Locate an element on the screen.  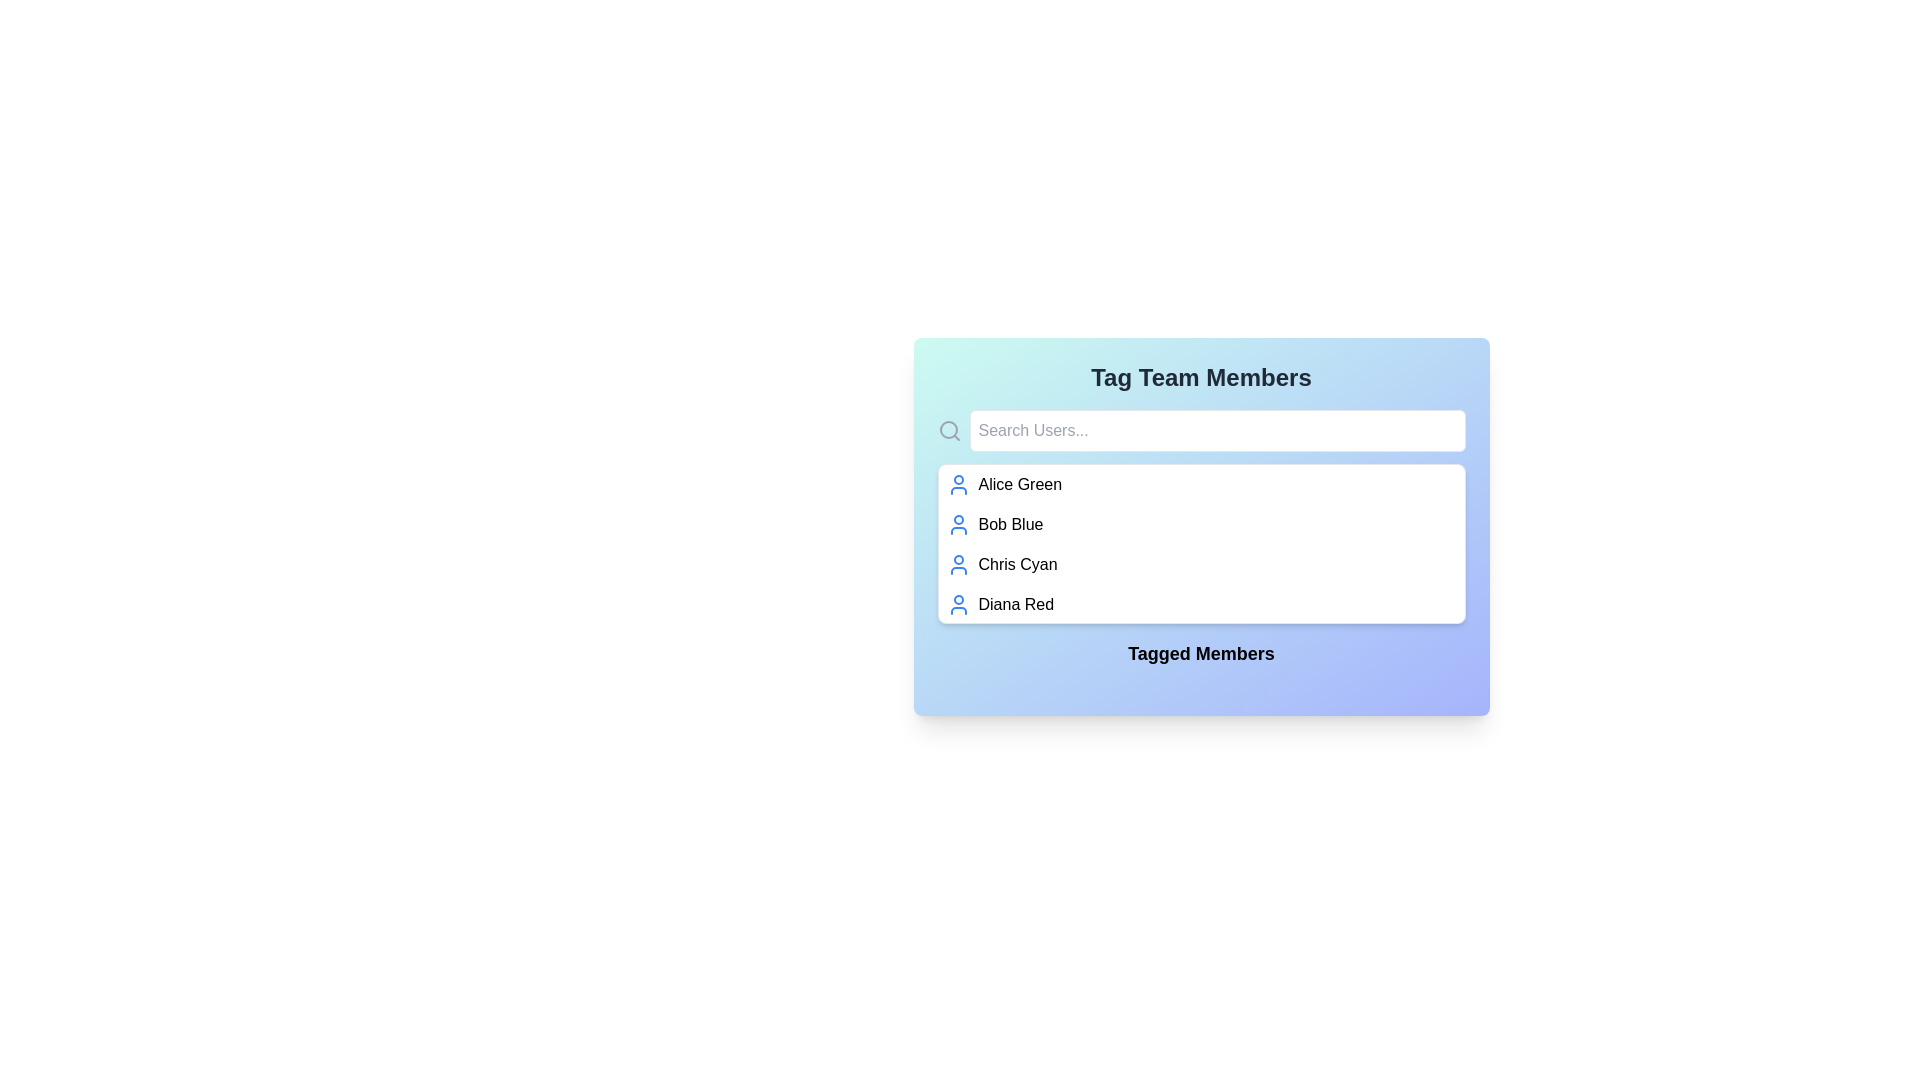
the fourth entry in the user list is located at coordinates (1200, 604).